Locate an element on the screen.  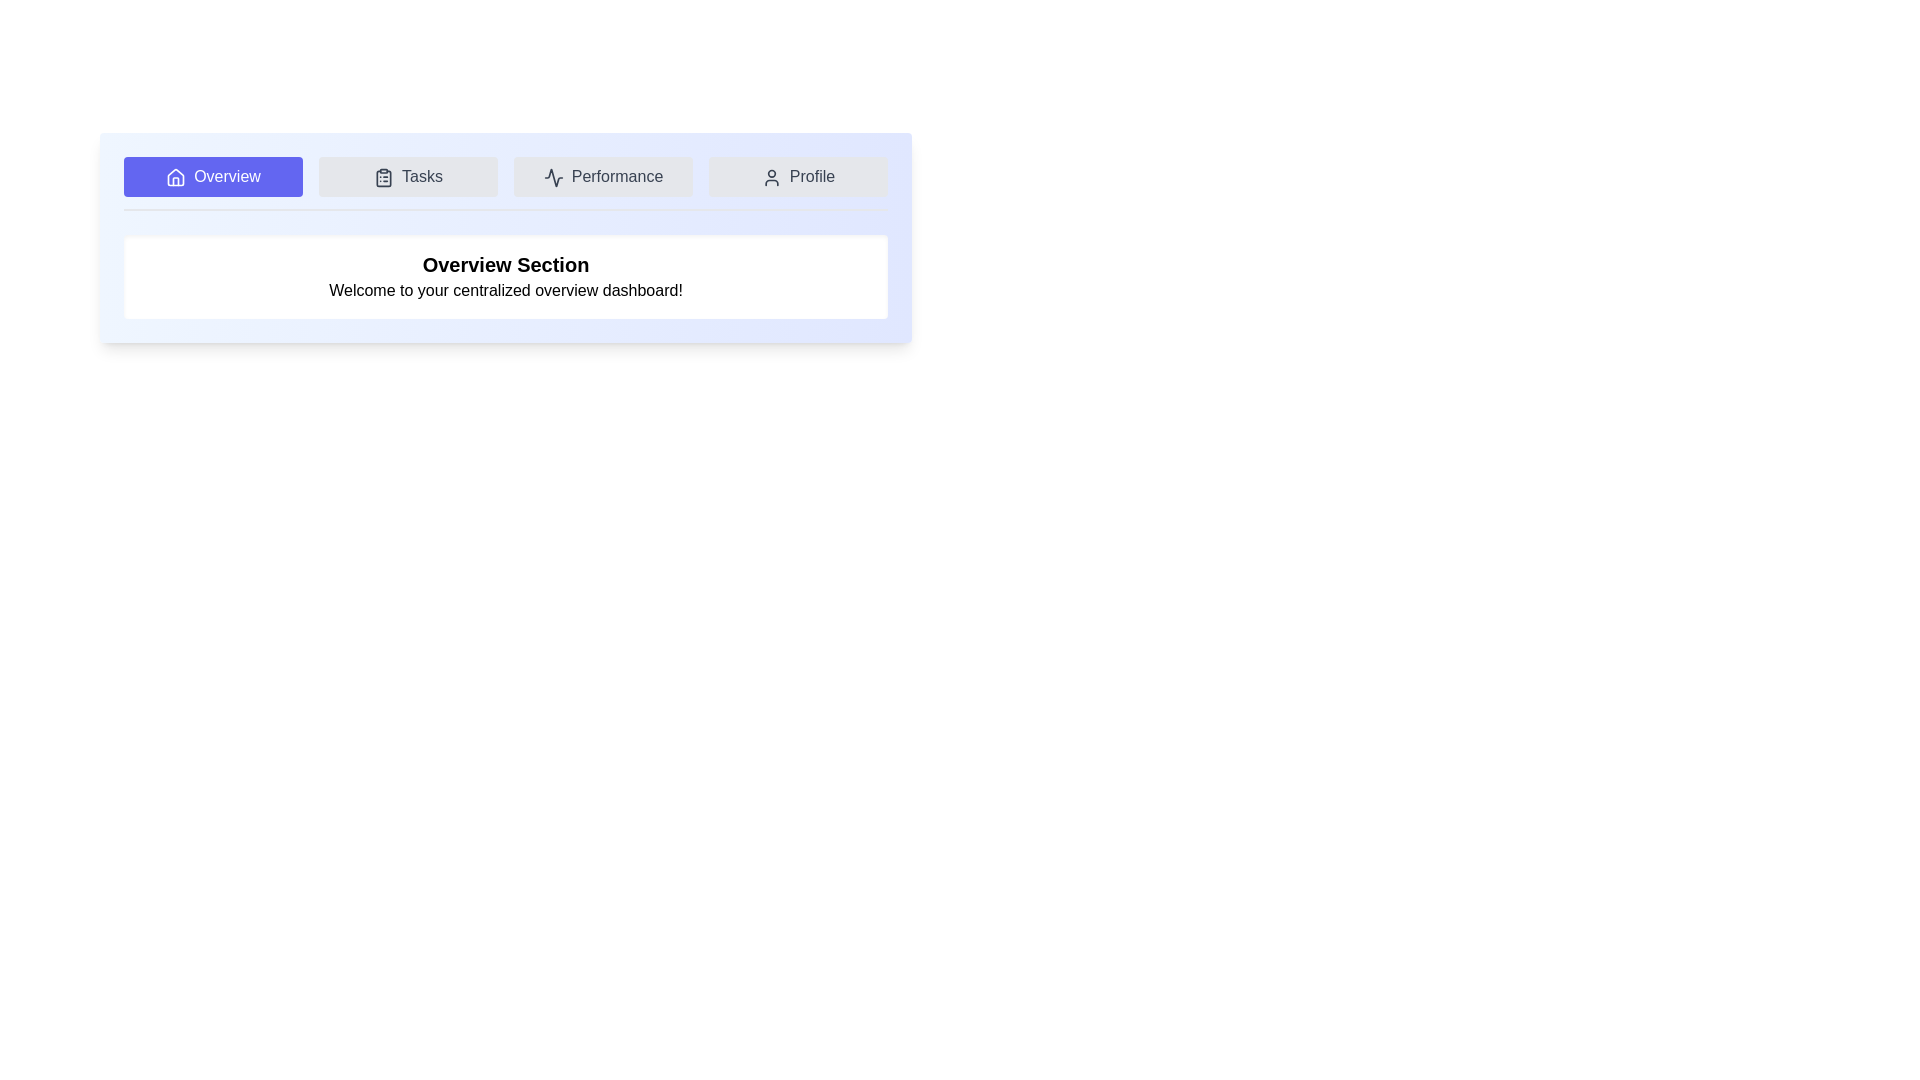
the SVG Icon that represents the 'Performance' section in the navigation bar, located in the third position from the left is located at coordinates (553, 176).